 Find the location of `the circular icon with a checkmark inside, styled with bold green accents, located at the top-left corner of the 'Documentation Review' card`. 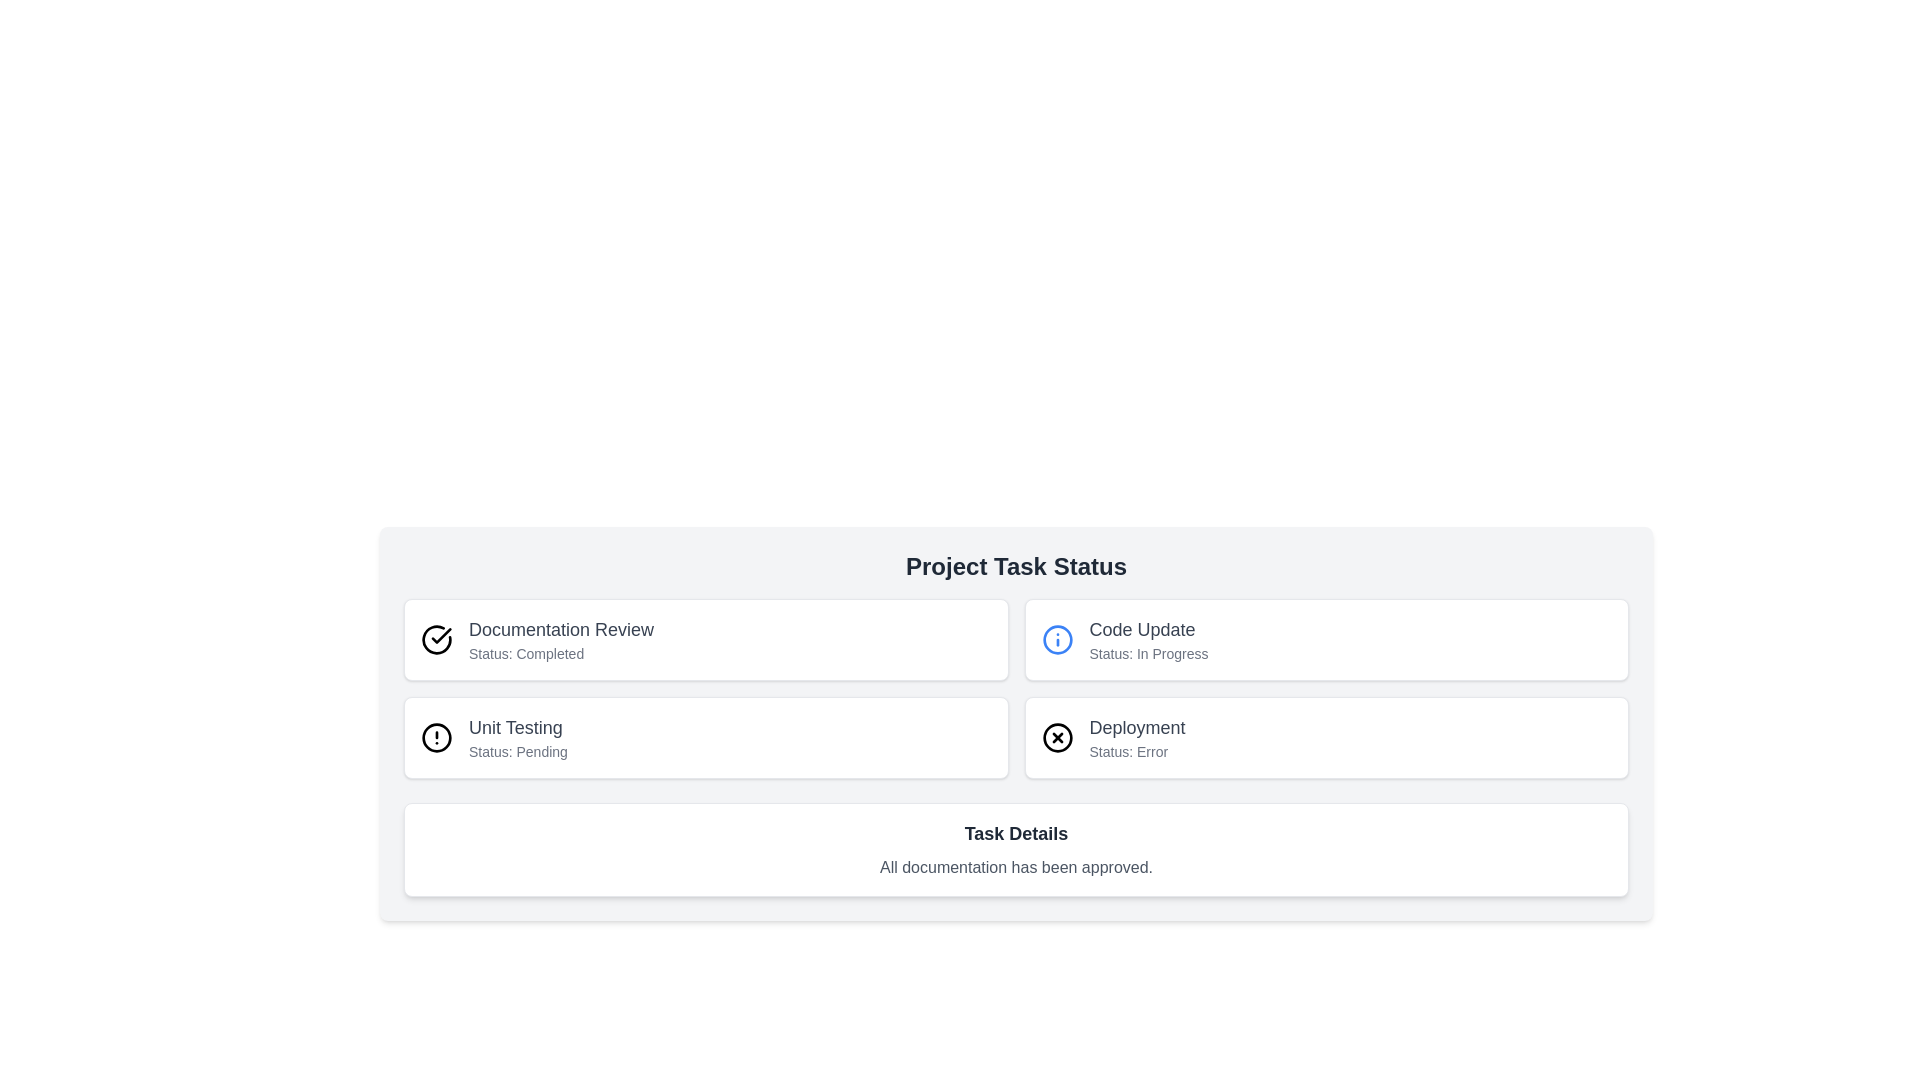

the circular icon with a checkmark inside, styled with bold green accents, located at the top-left corner of the 'Documentation Review' card is located at coordinates (435, 640).